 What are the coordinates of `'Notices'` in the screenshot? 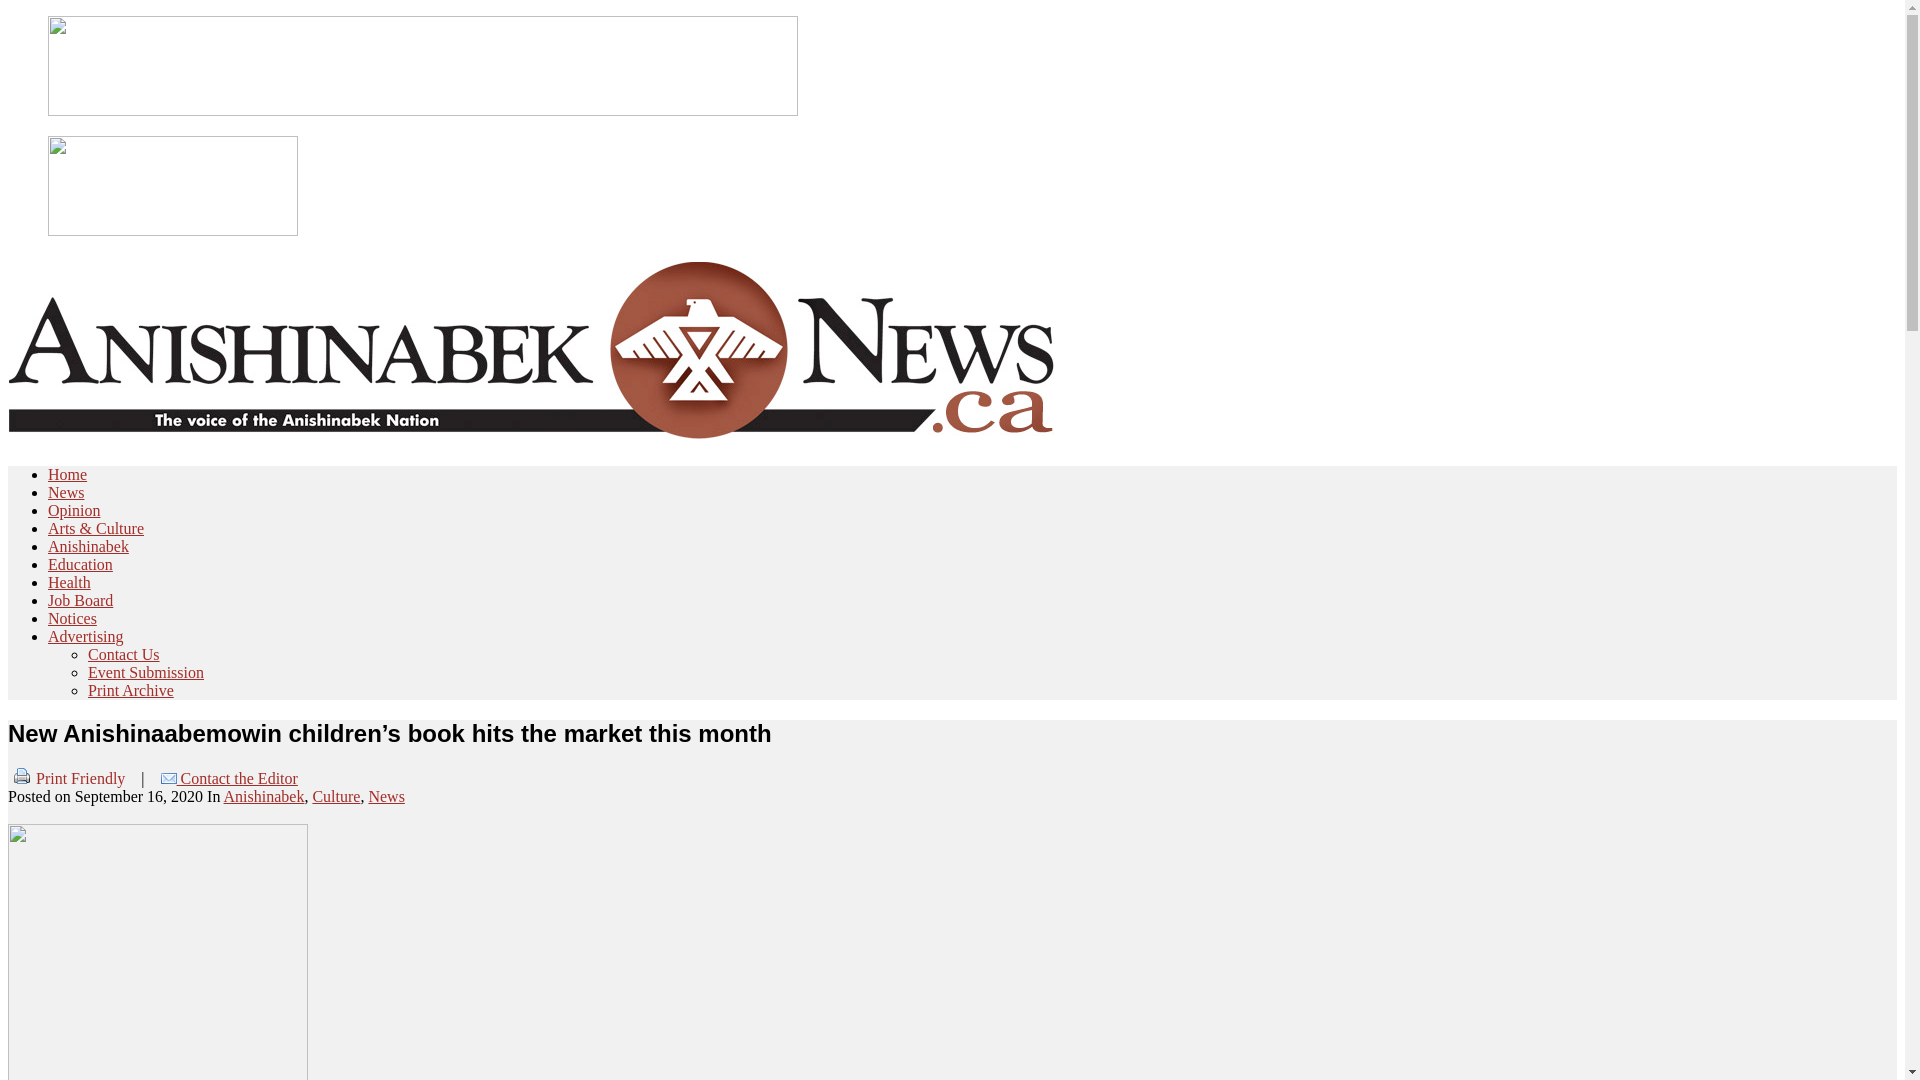 It's located at (72, 617).